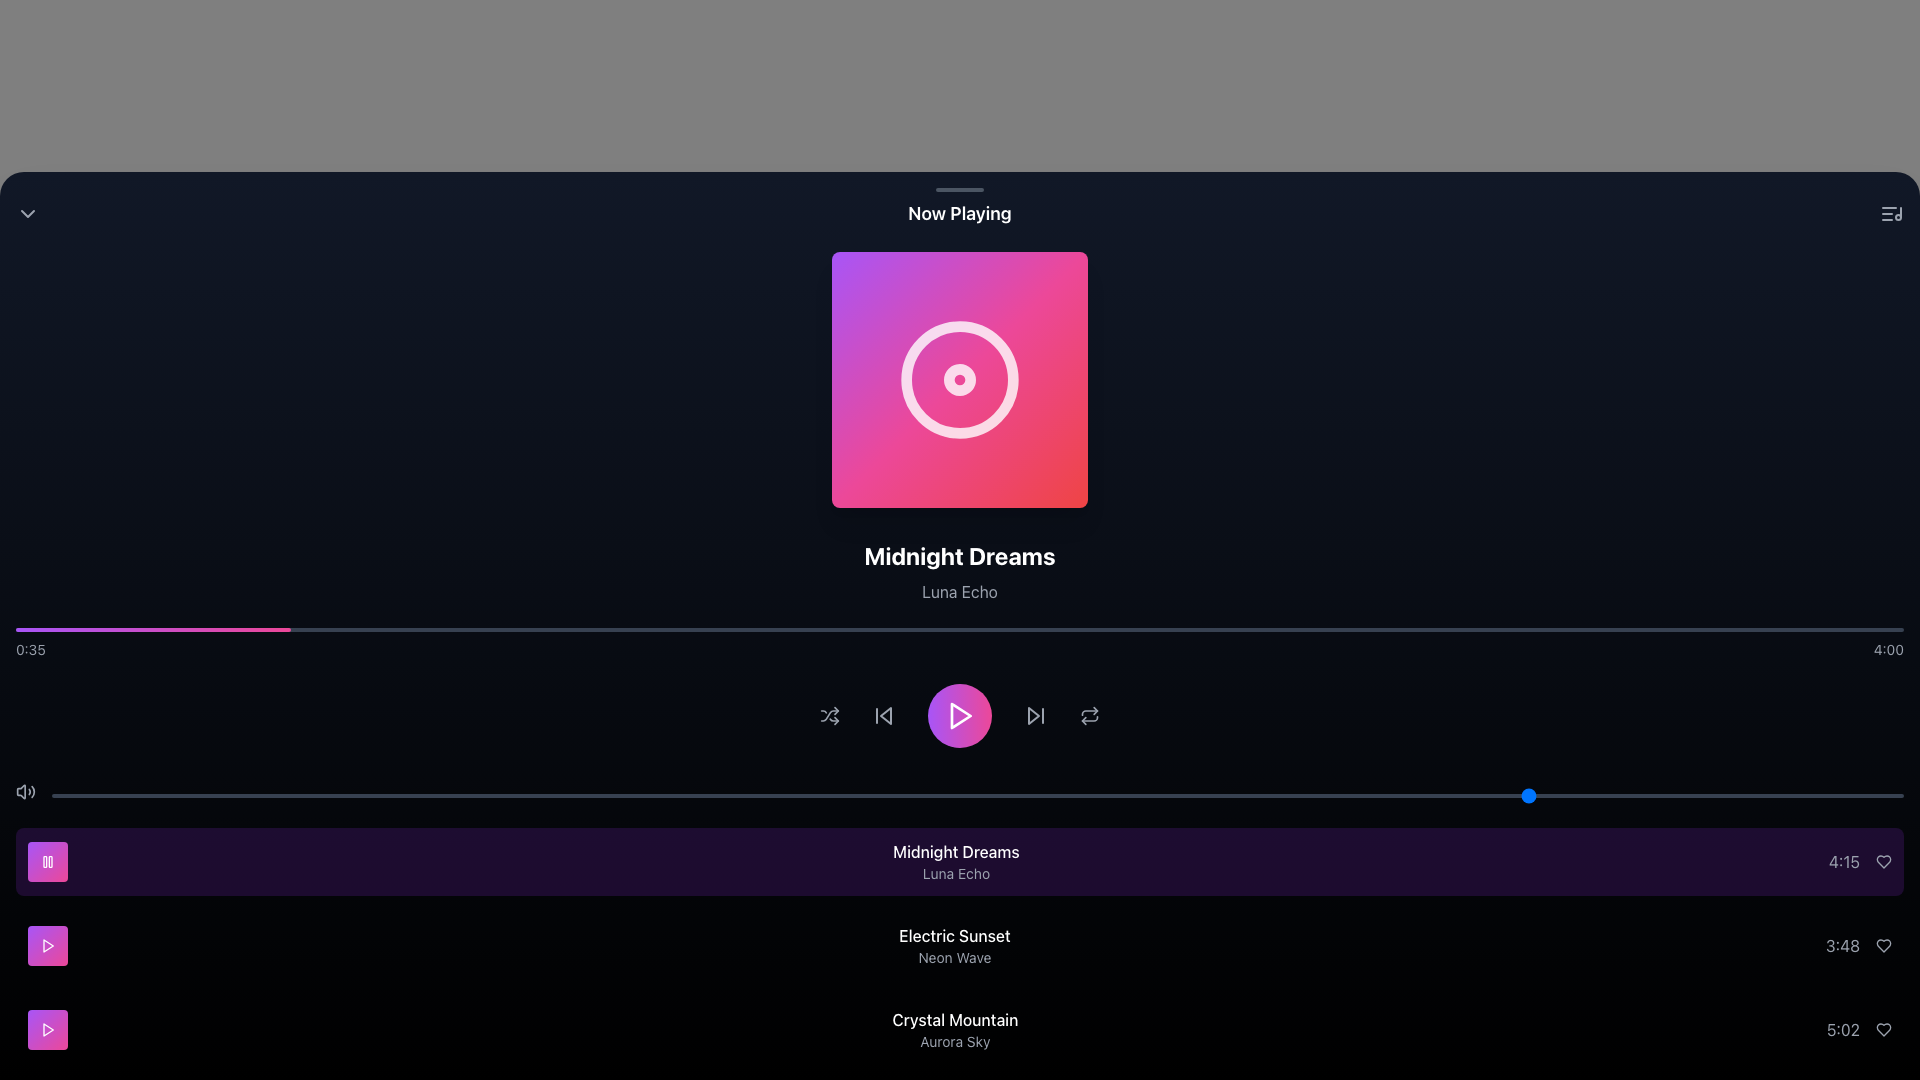  I want to click on the circular icon with a spinning animation, styled in white at 80% opacity, located in the upper section of the interface above the text 'Midnight Dreams' and 'Luna Echo', so click(960, 380).